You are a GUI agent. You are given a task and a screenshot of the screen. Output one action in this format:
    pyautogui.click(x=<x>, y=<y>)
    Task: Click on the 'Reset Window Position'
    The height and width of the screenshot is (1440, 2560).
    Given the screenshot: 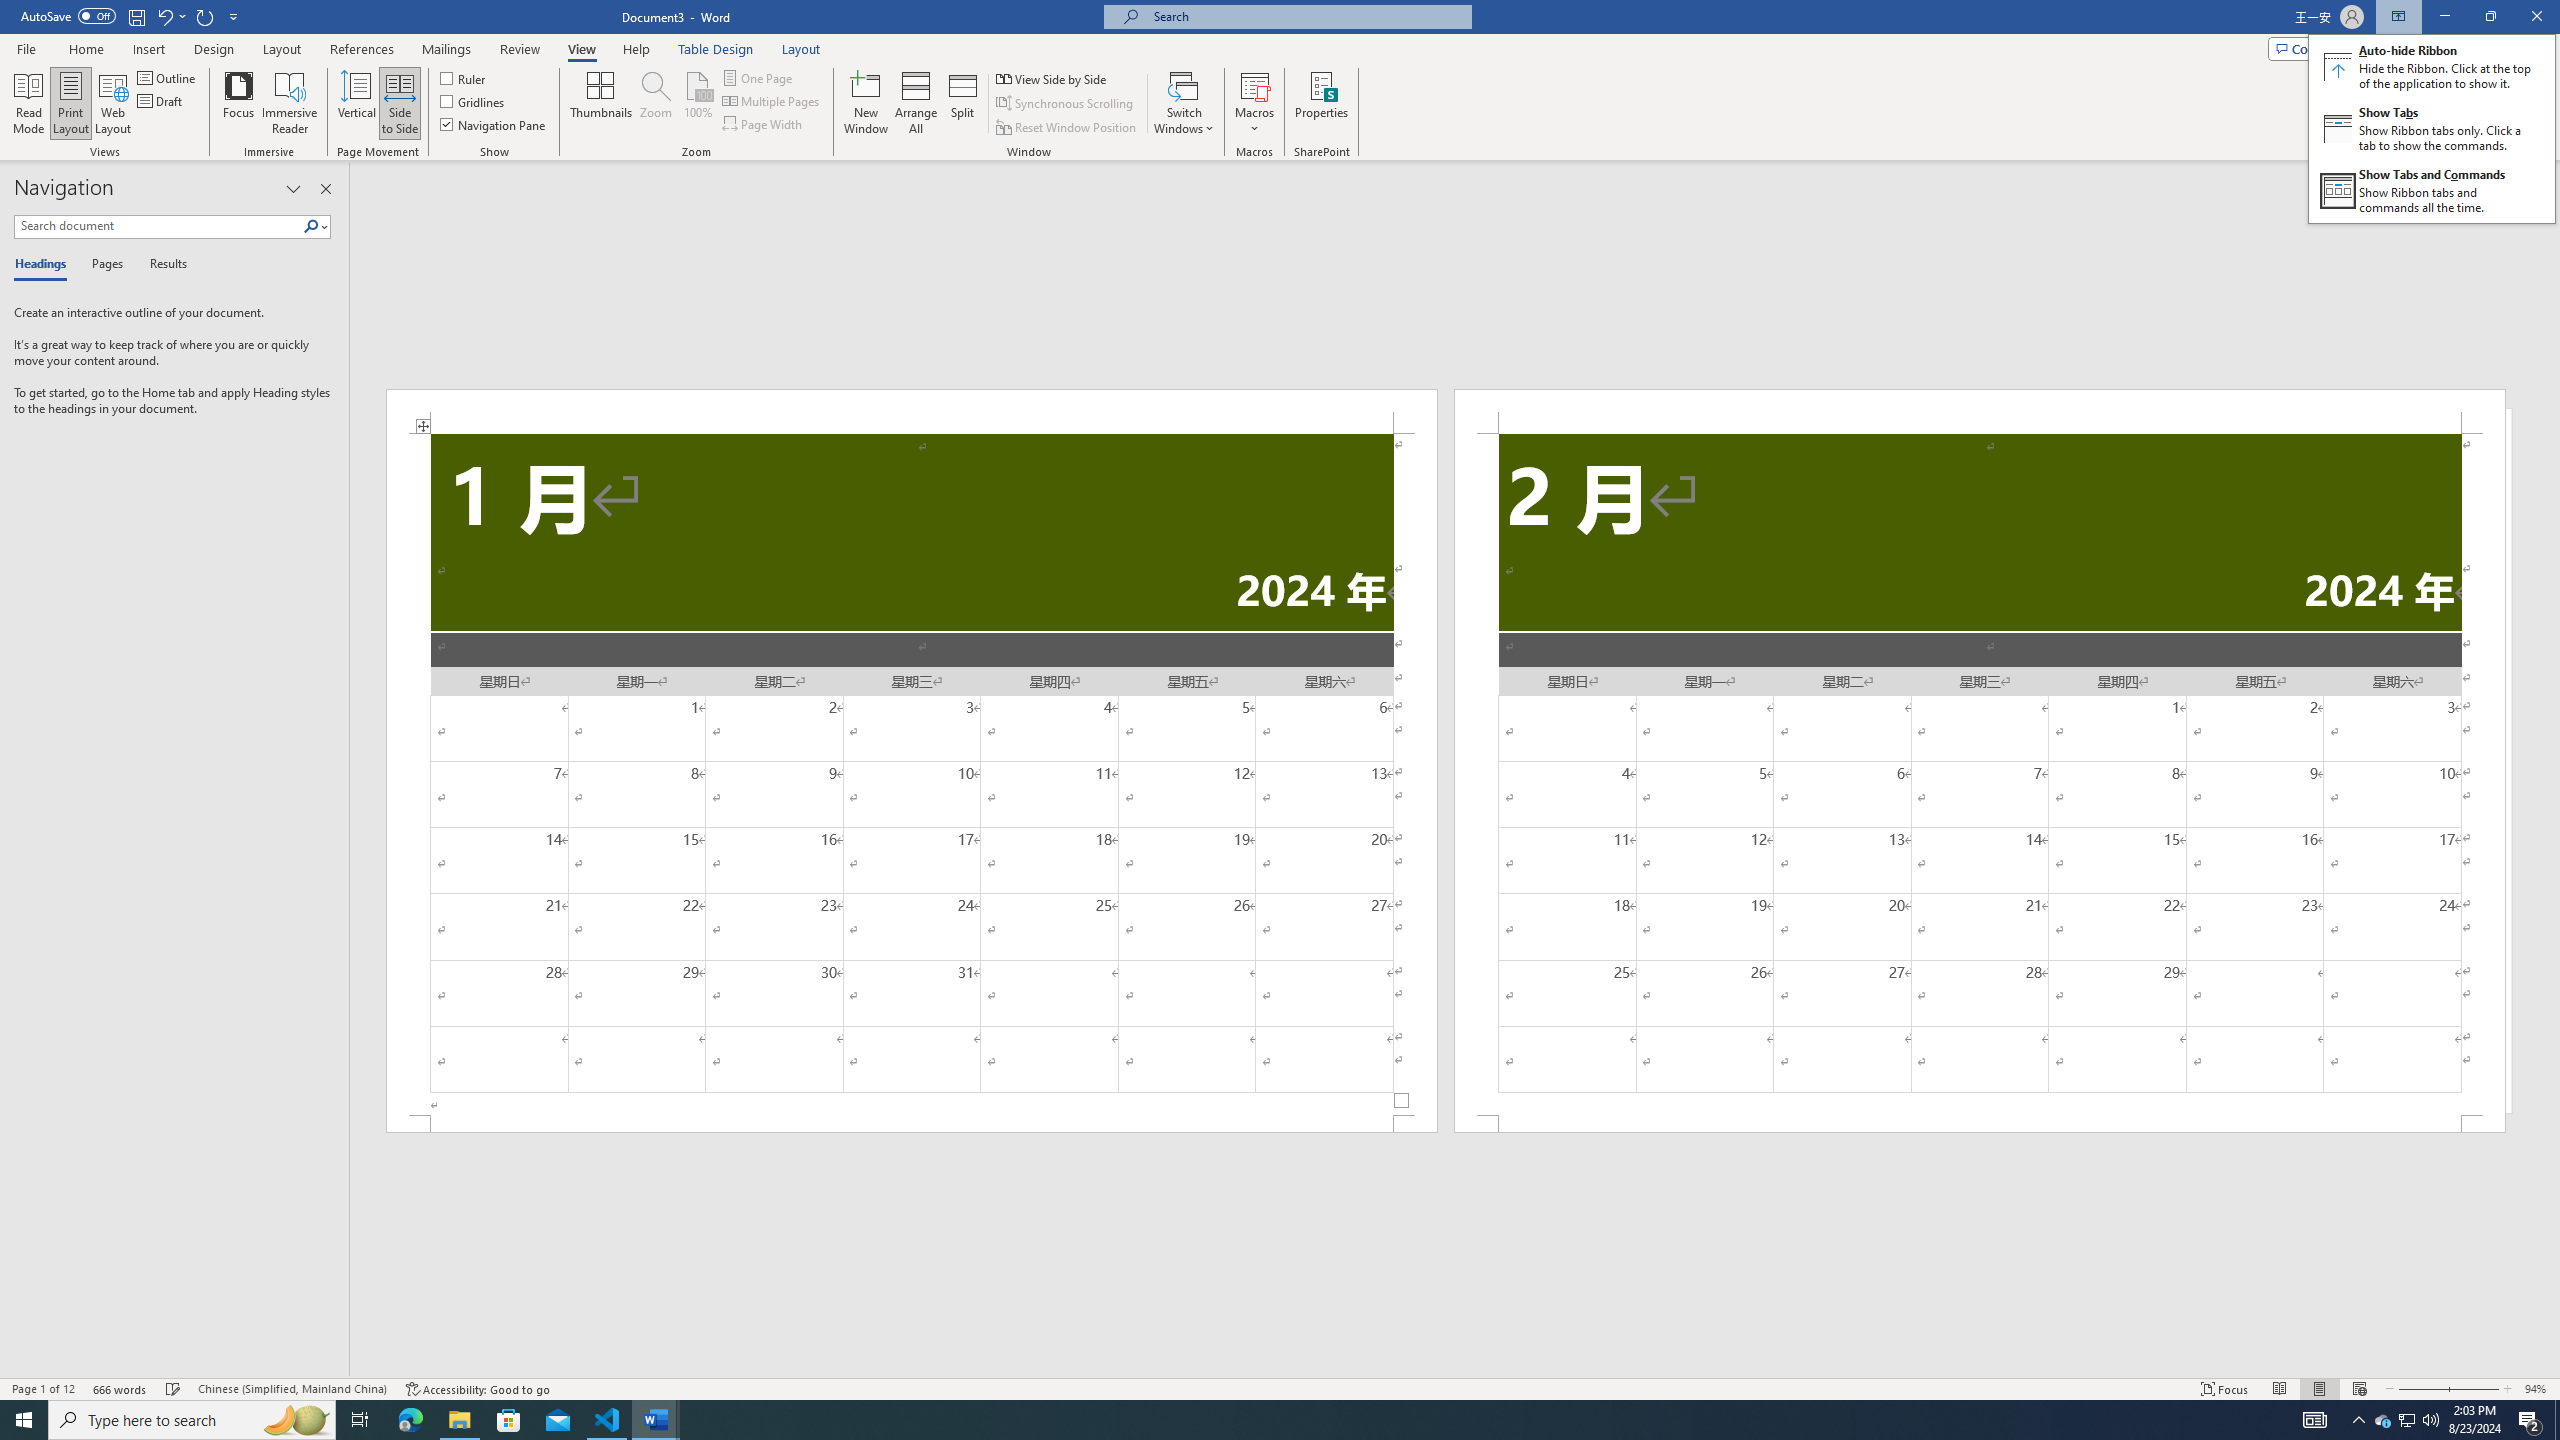 What is the action you would take?
    pyautogui.click(x=1067, y=127)
    